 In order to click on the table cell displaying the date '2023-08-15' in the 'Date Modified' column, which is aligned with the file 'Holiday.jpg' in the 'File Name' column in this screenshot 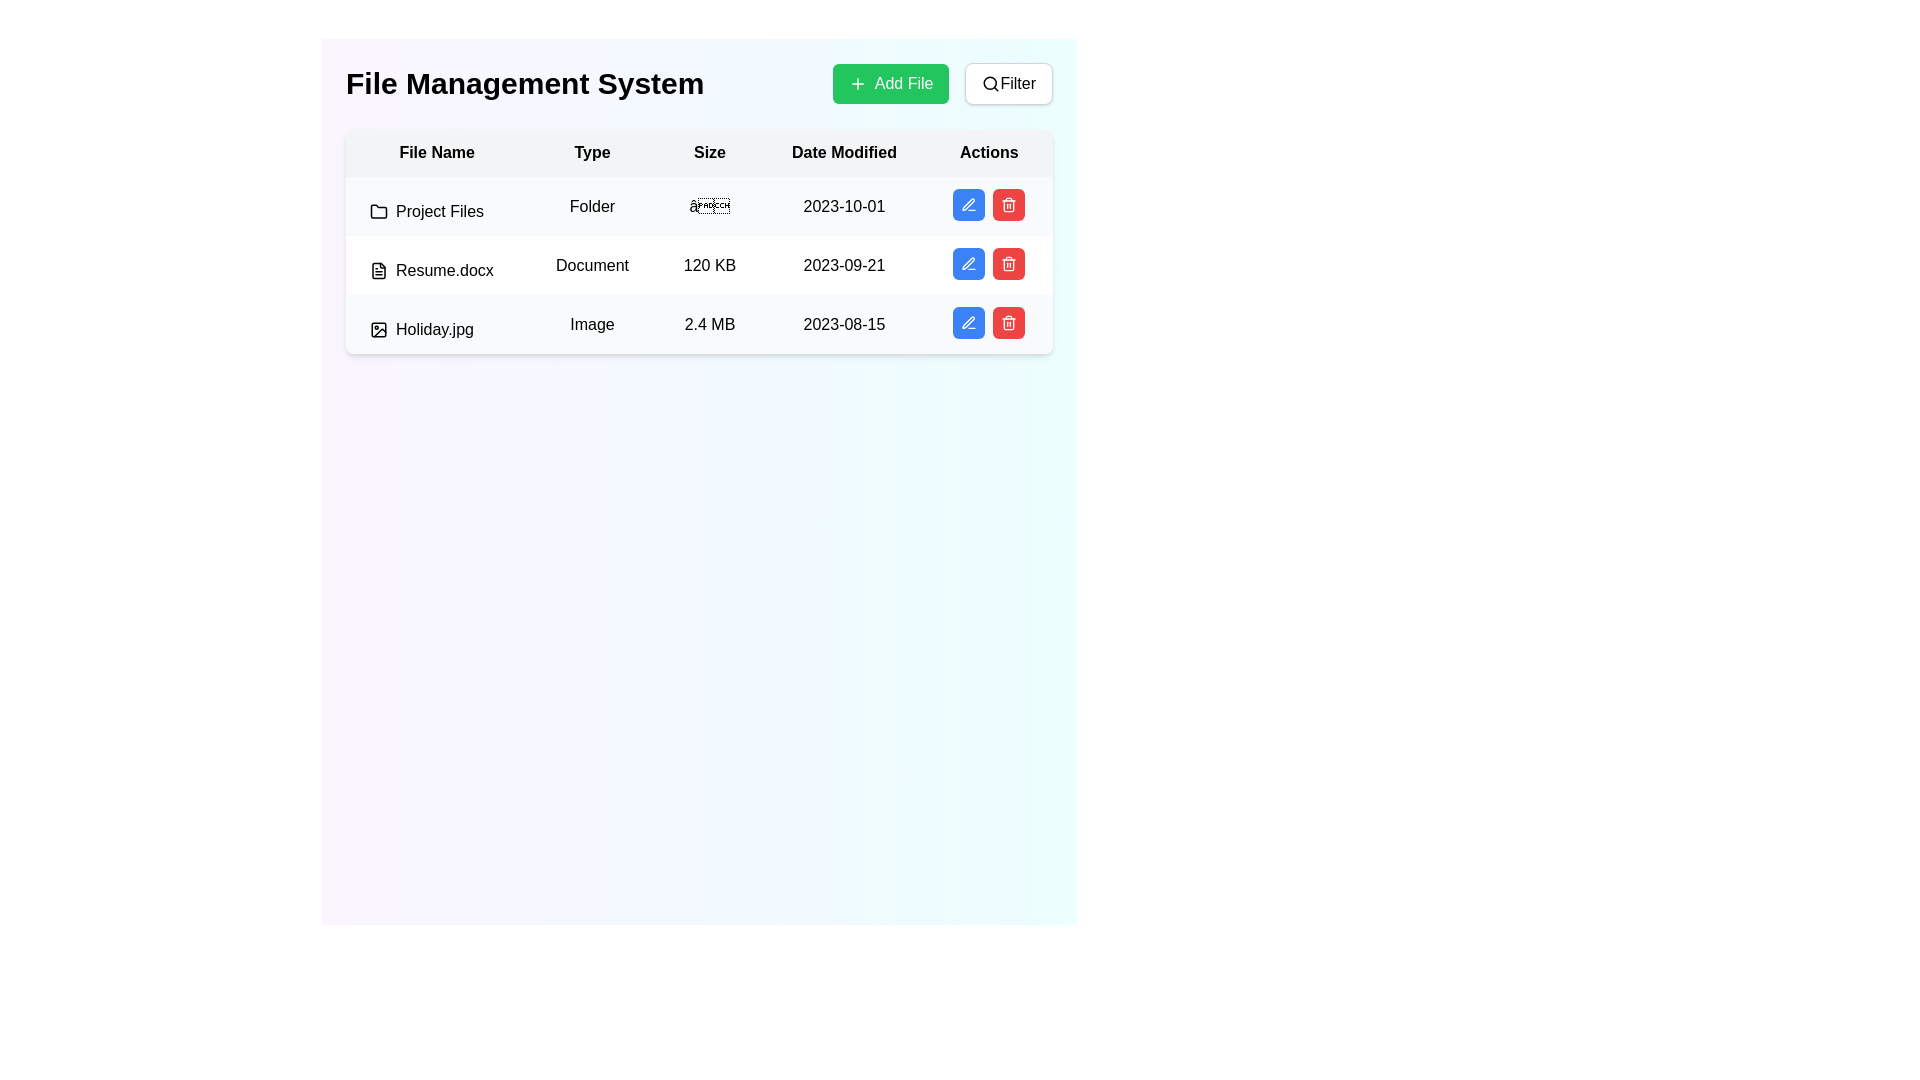, I will do `click(844, 323)`.